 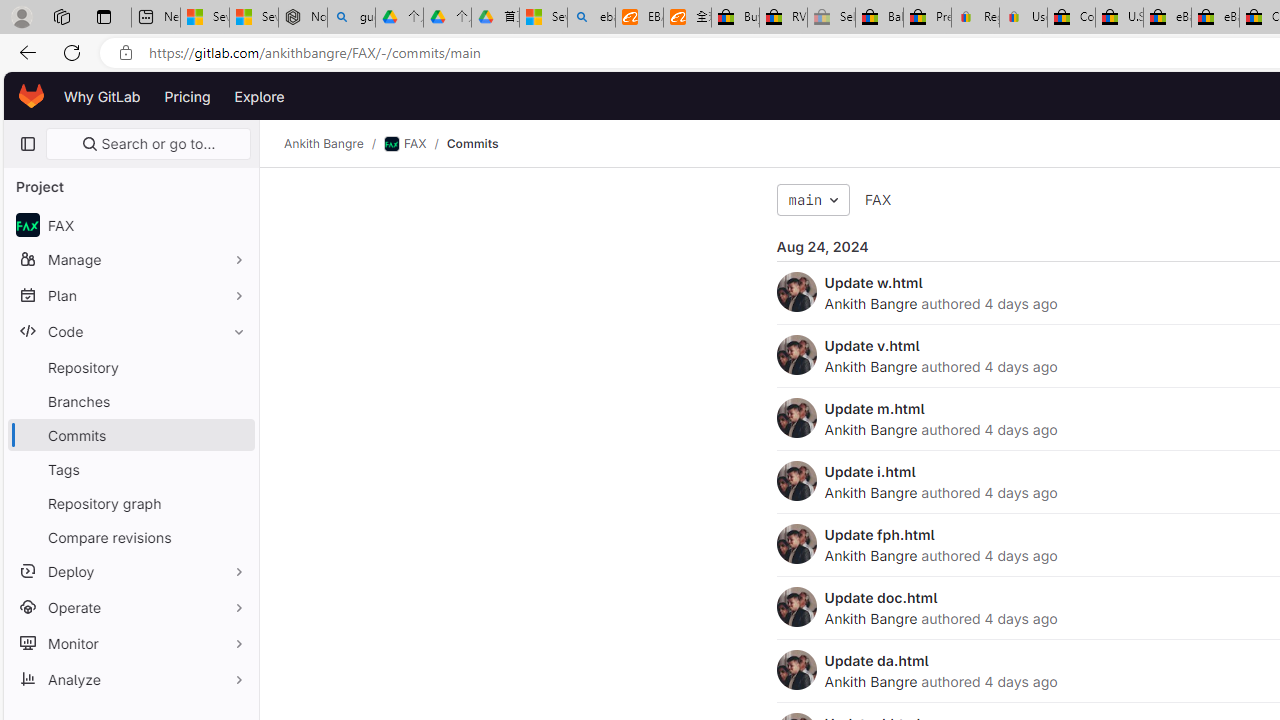 What do you see at coordinates (130, 367) in the screenshot?
I see `'Repository'` at bounding box center [130, 367].